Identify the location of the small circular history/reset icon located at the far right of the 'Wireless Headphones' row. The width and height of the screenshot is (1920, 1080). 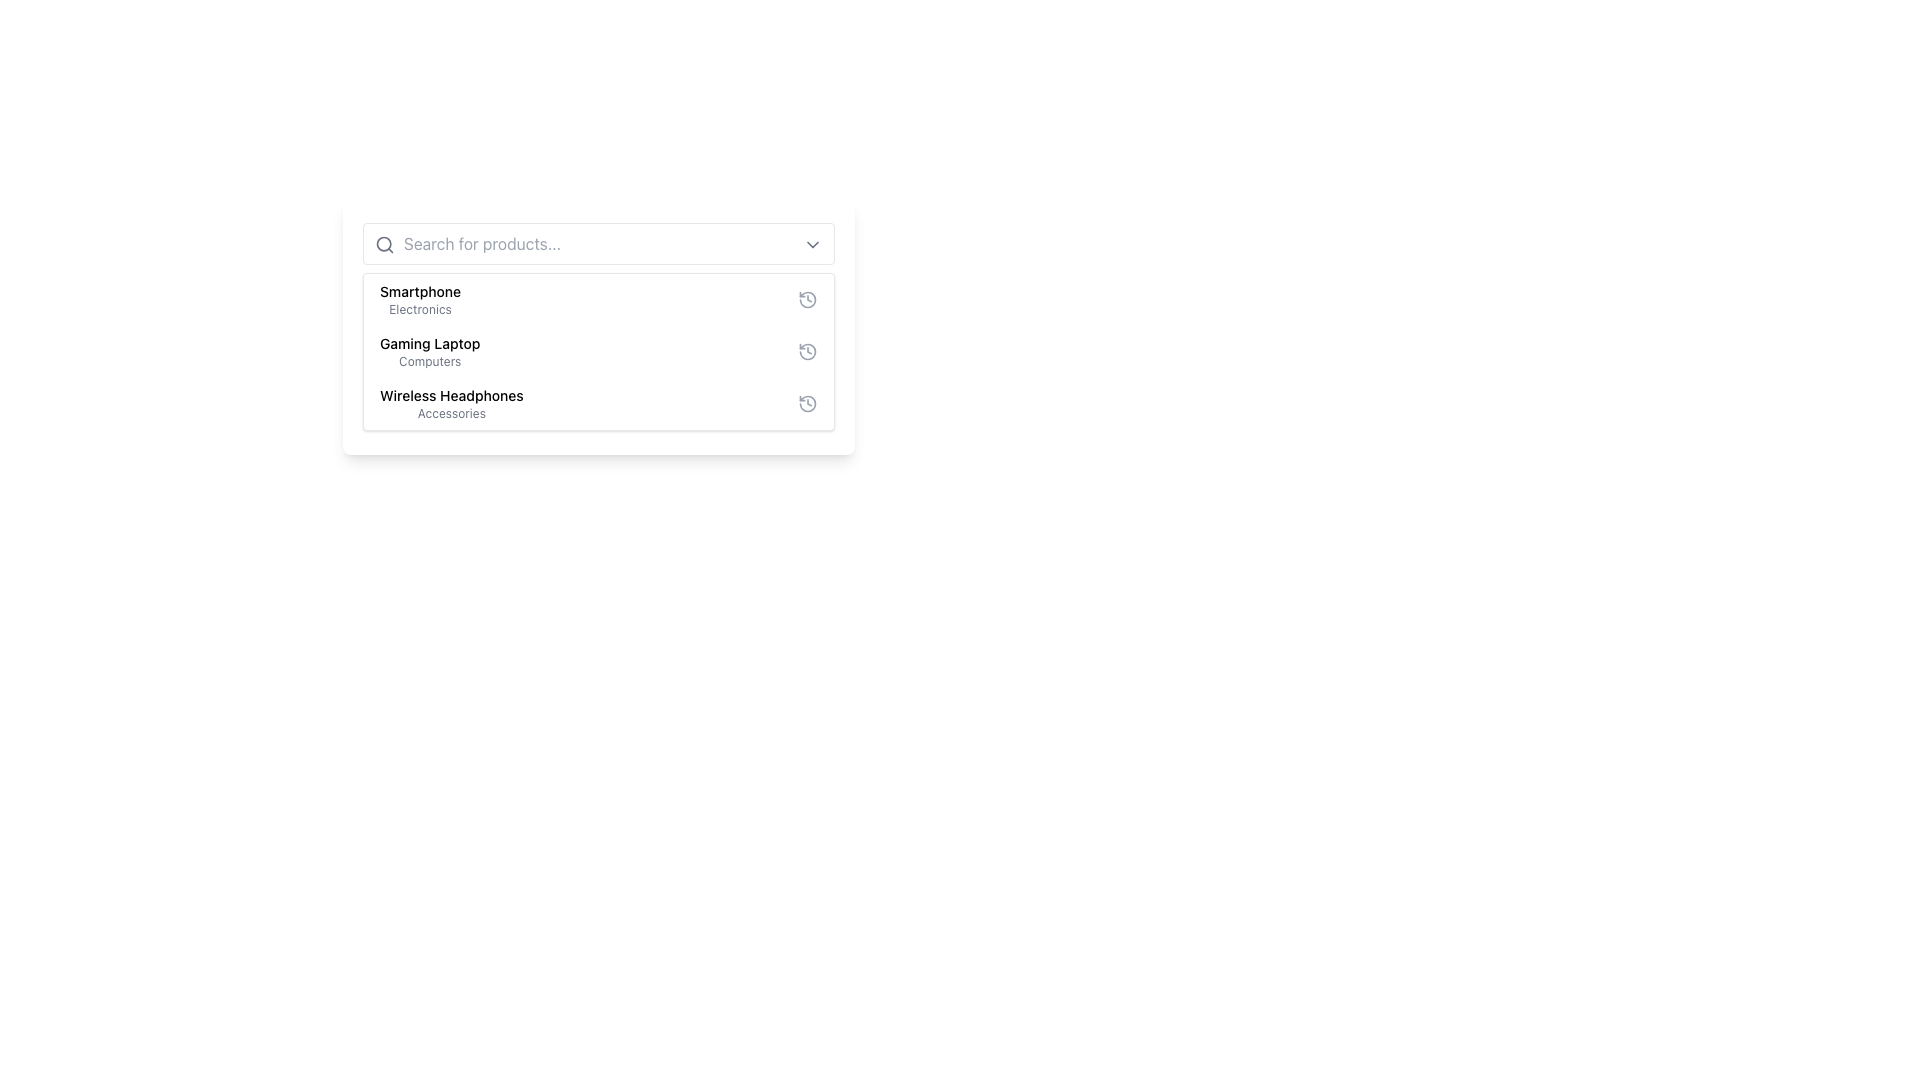
(807, 404).